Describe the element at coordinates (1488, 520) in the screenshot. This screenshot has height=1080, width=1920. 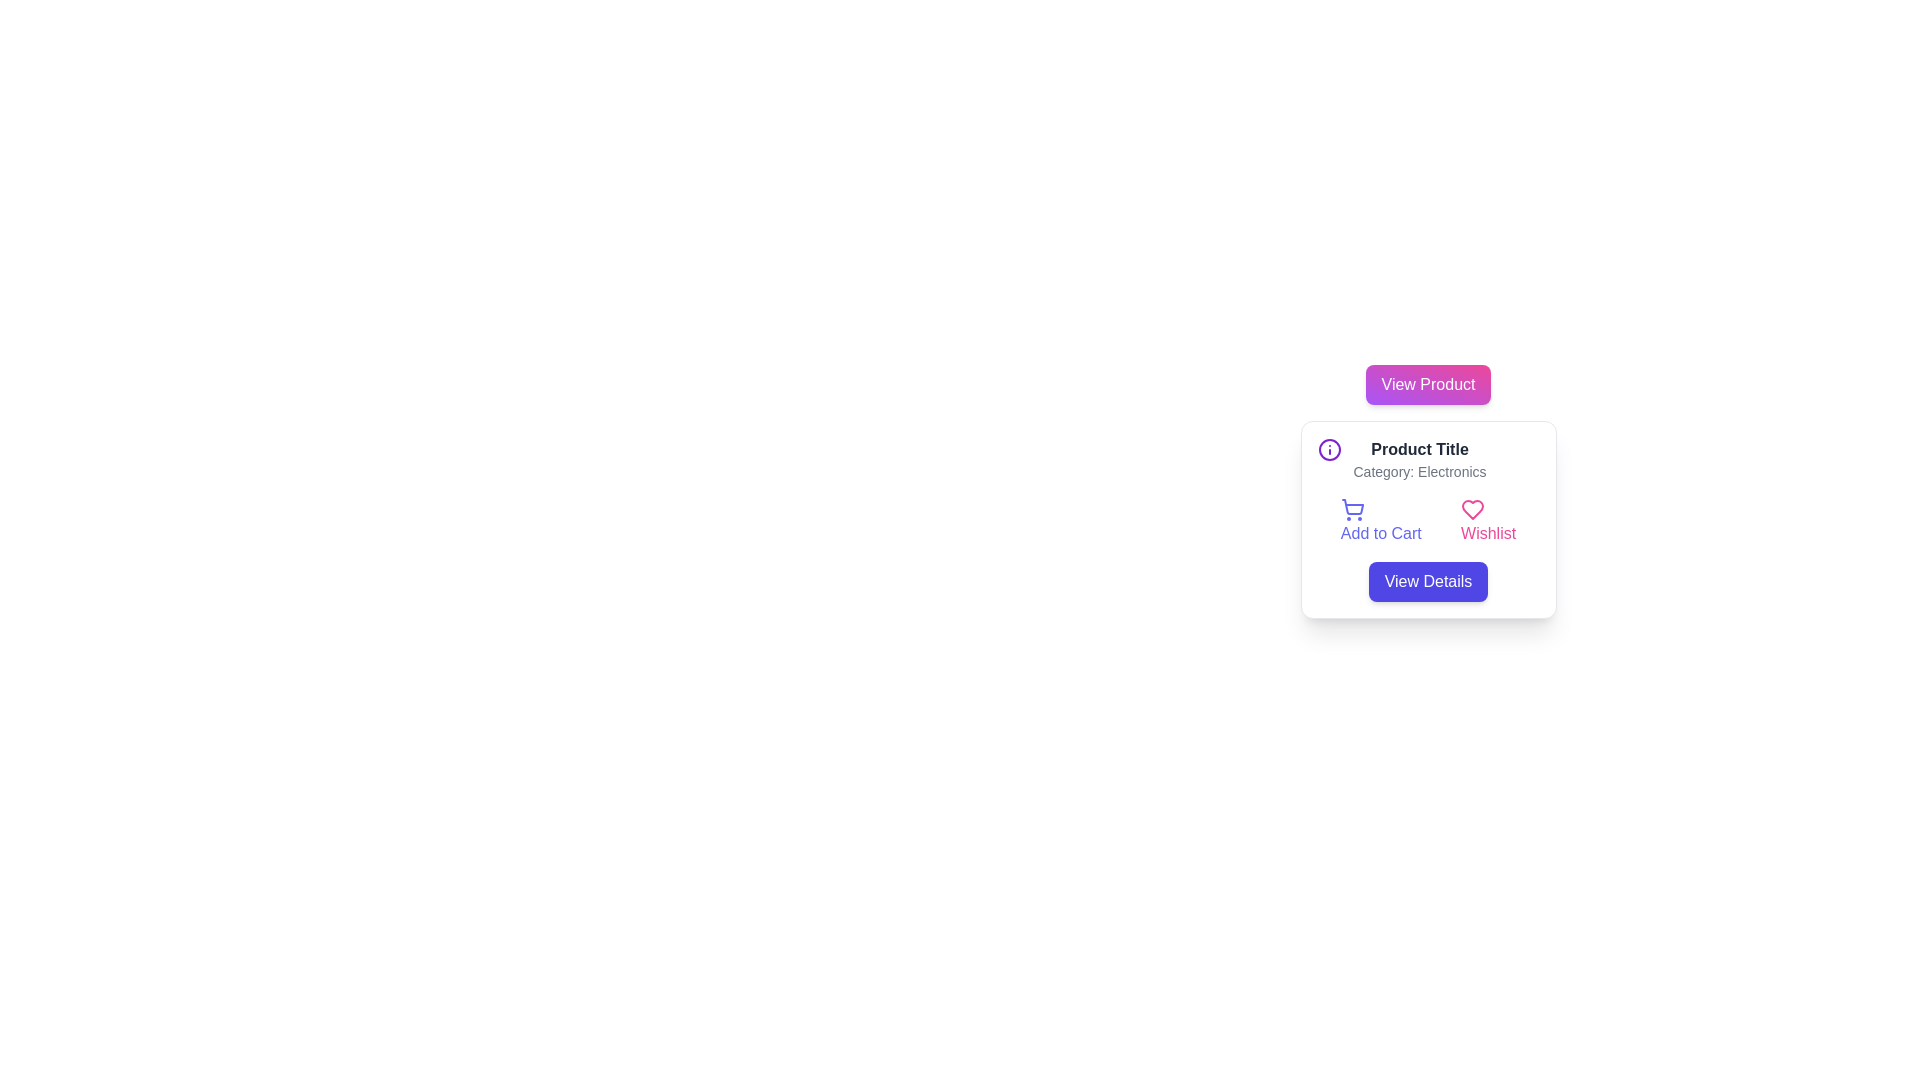
I see `the button located as the second item from the right in the bottom section of the product card` at that location.